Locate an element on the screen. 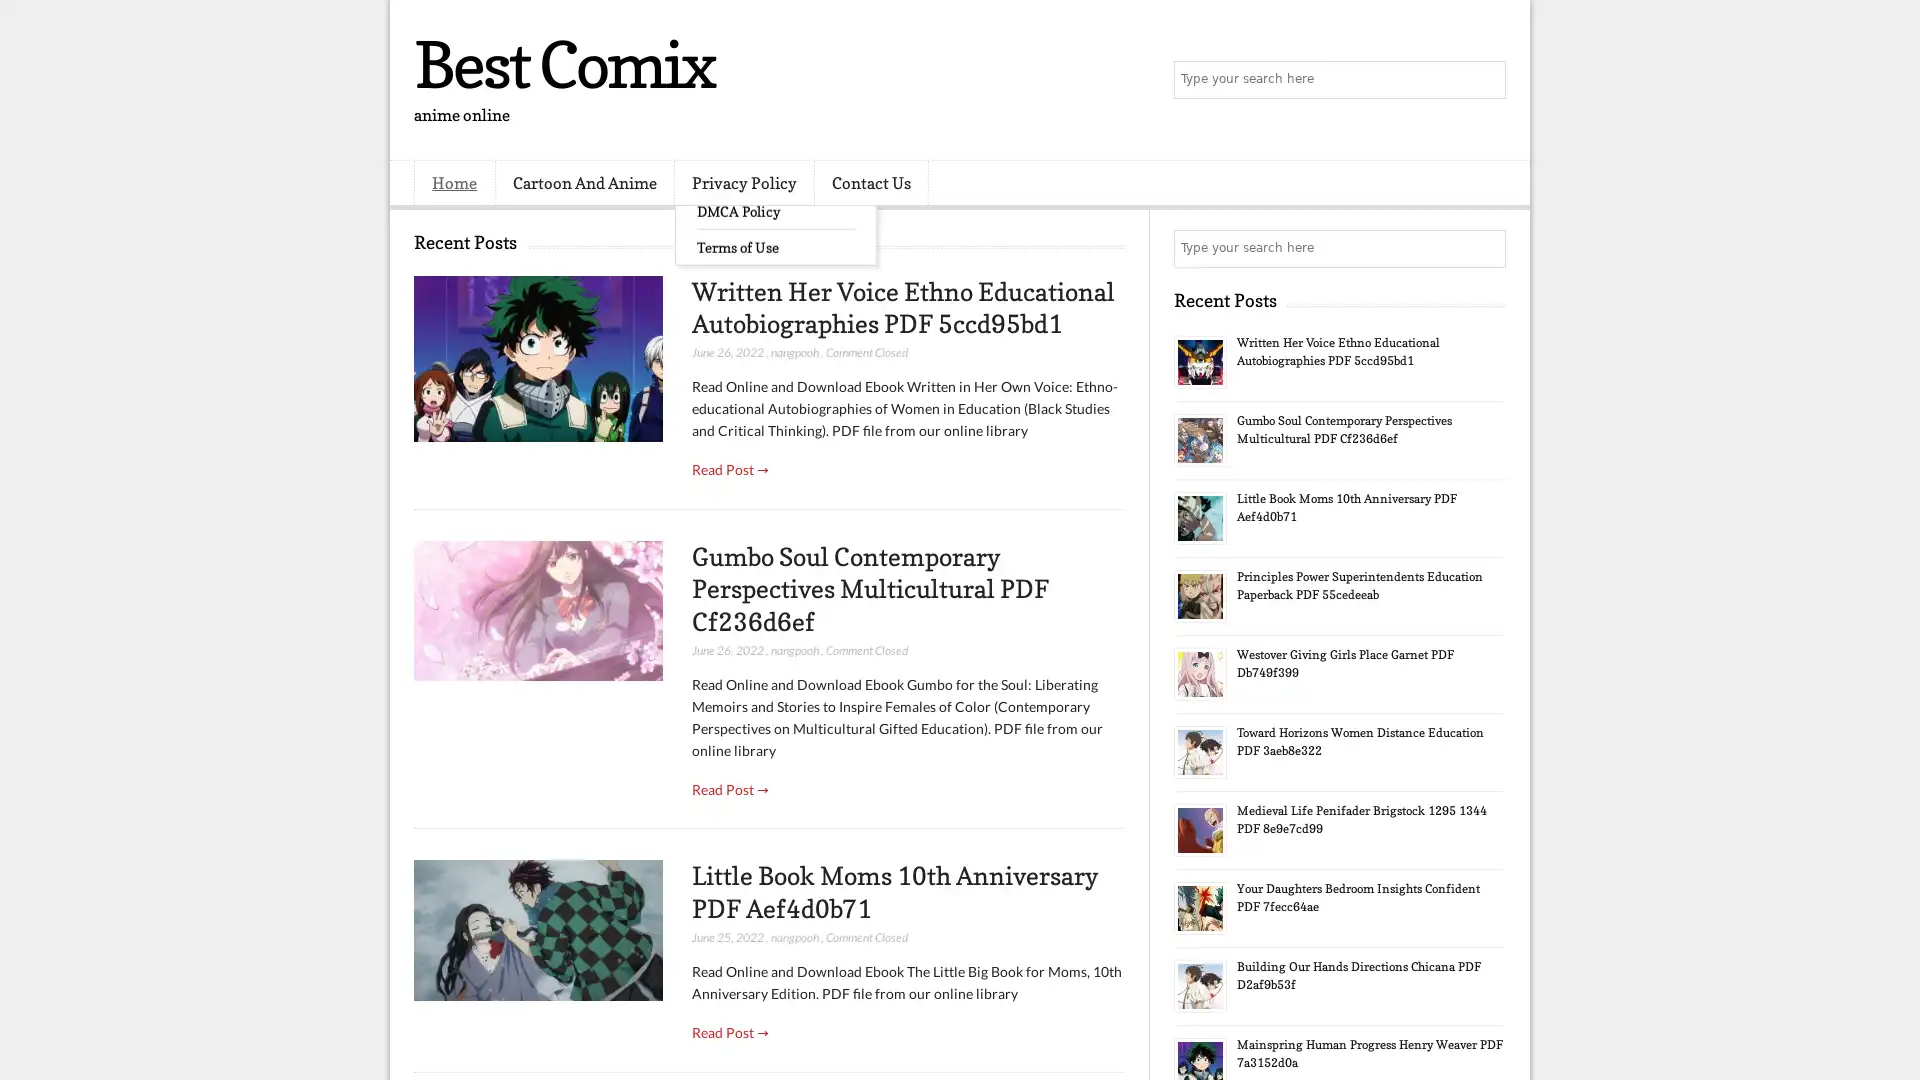  Search is located at coordinates (1485, 248).